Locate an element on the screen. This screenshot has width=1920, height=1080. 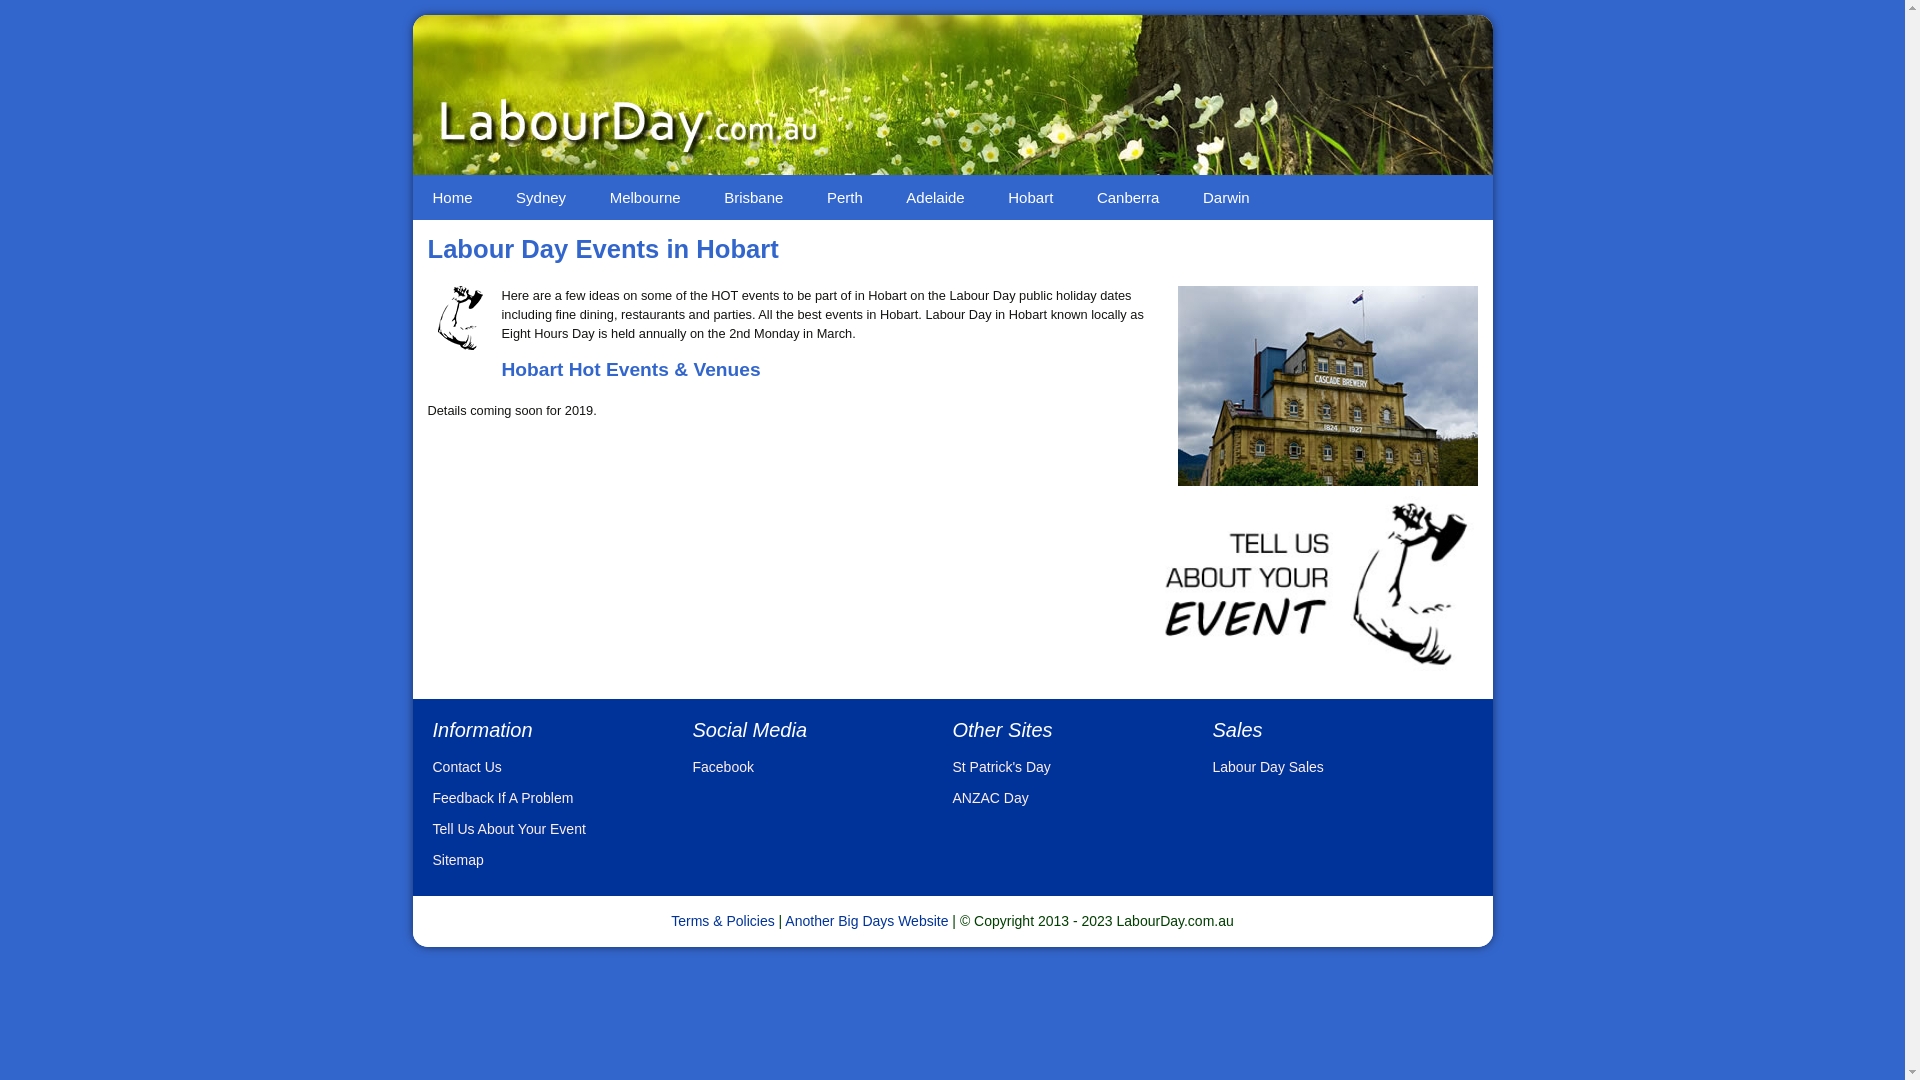
'Perth' is located at coordinates (844, 197).